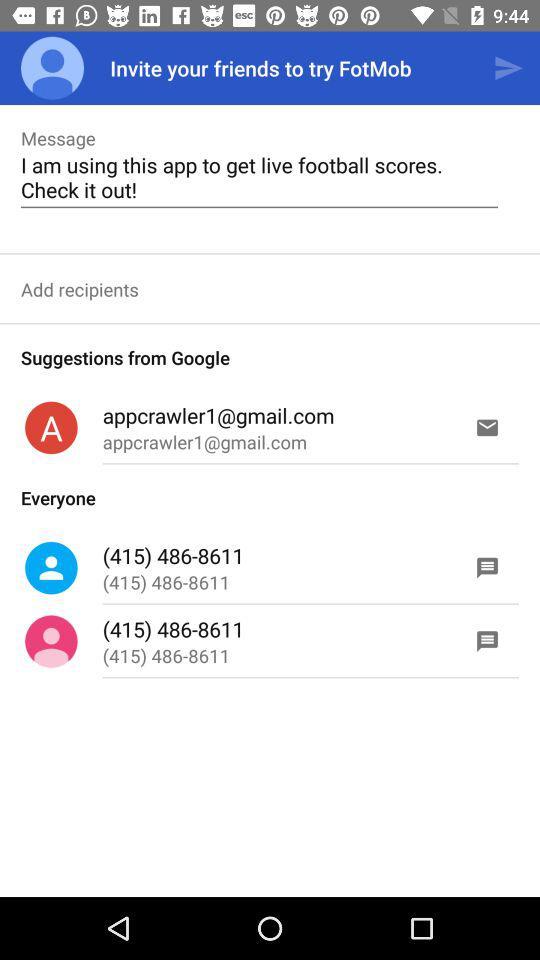 The height and width of the screenshot is (960, 540). I want to click on the i am using item, so click(259, 176).